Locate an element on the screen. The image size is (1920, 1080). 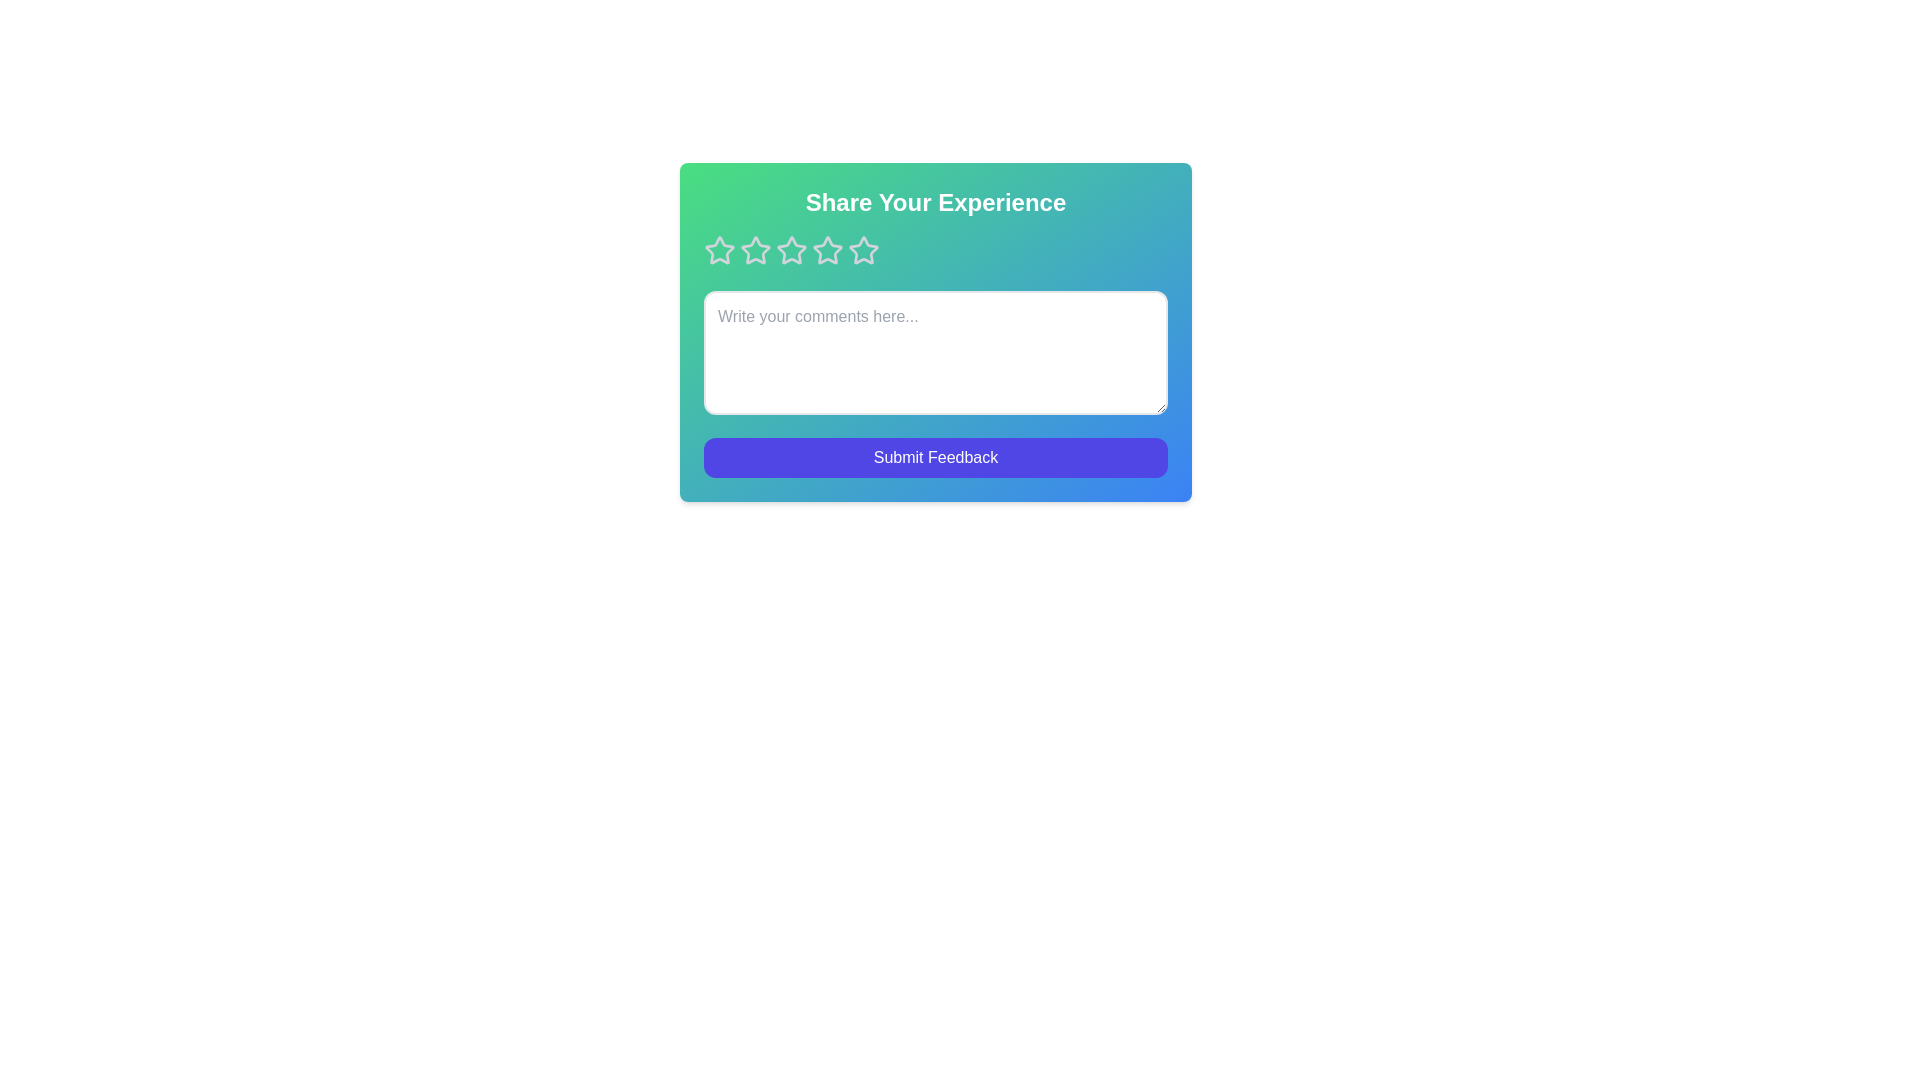
the 'Submit Feedback' button is located at coordinates (935, 458).